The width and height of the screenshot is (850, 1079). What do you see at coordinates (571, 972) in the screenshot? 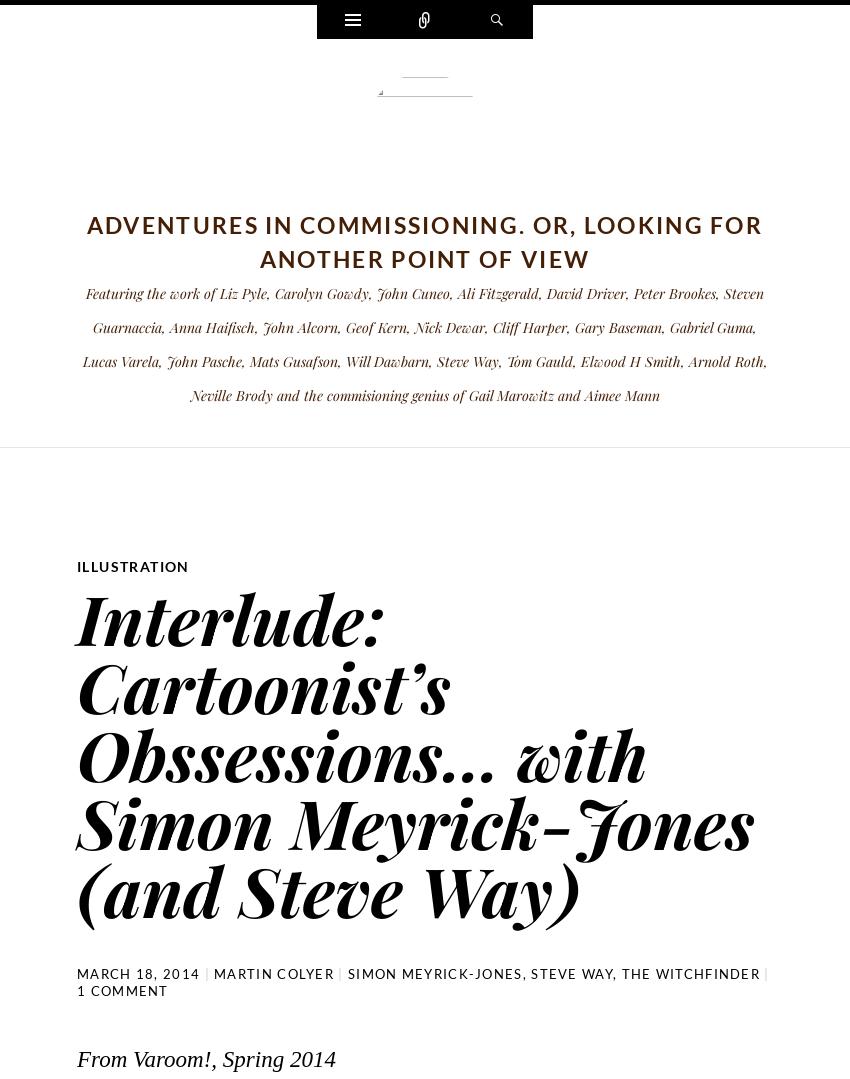
I see `'Steve Way'` at bounding box center [571, 972].